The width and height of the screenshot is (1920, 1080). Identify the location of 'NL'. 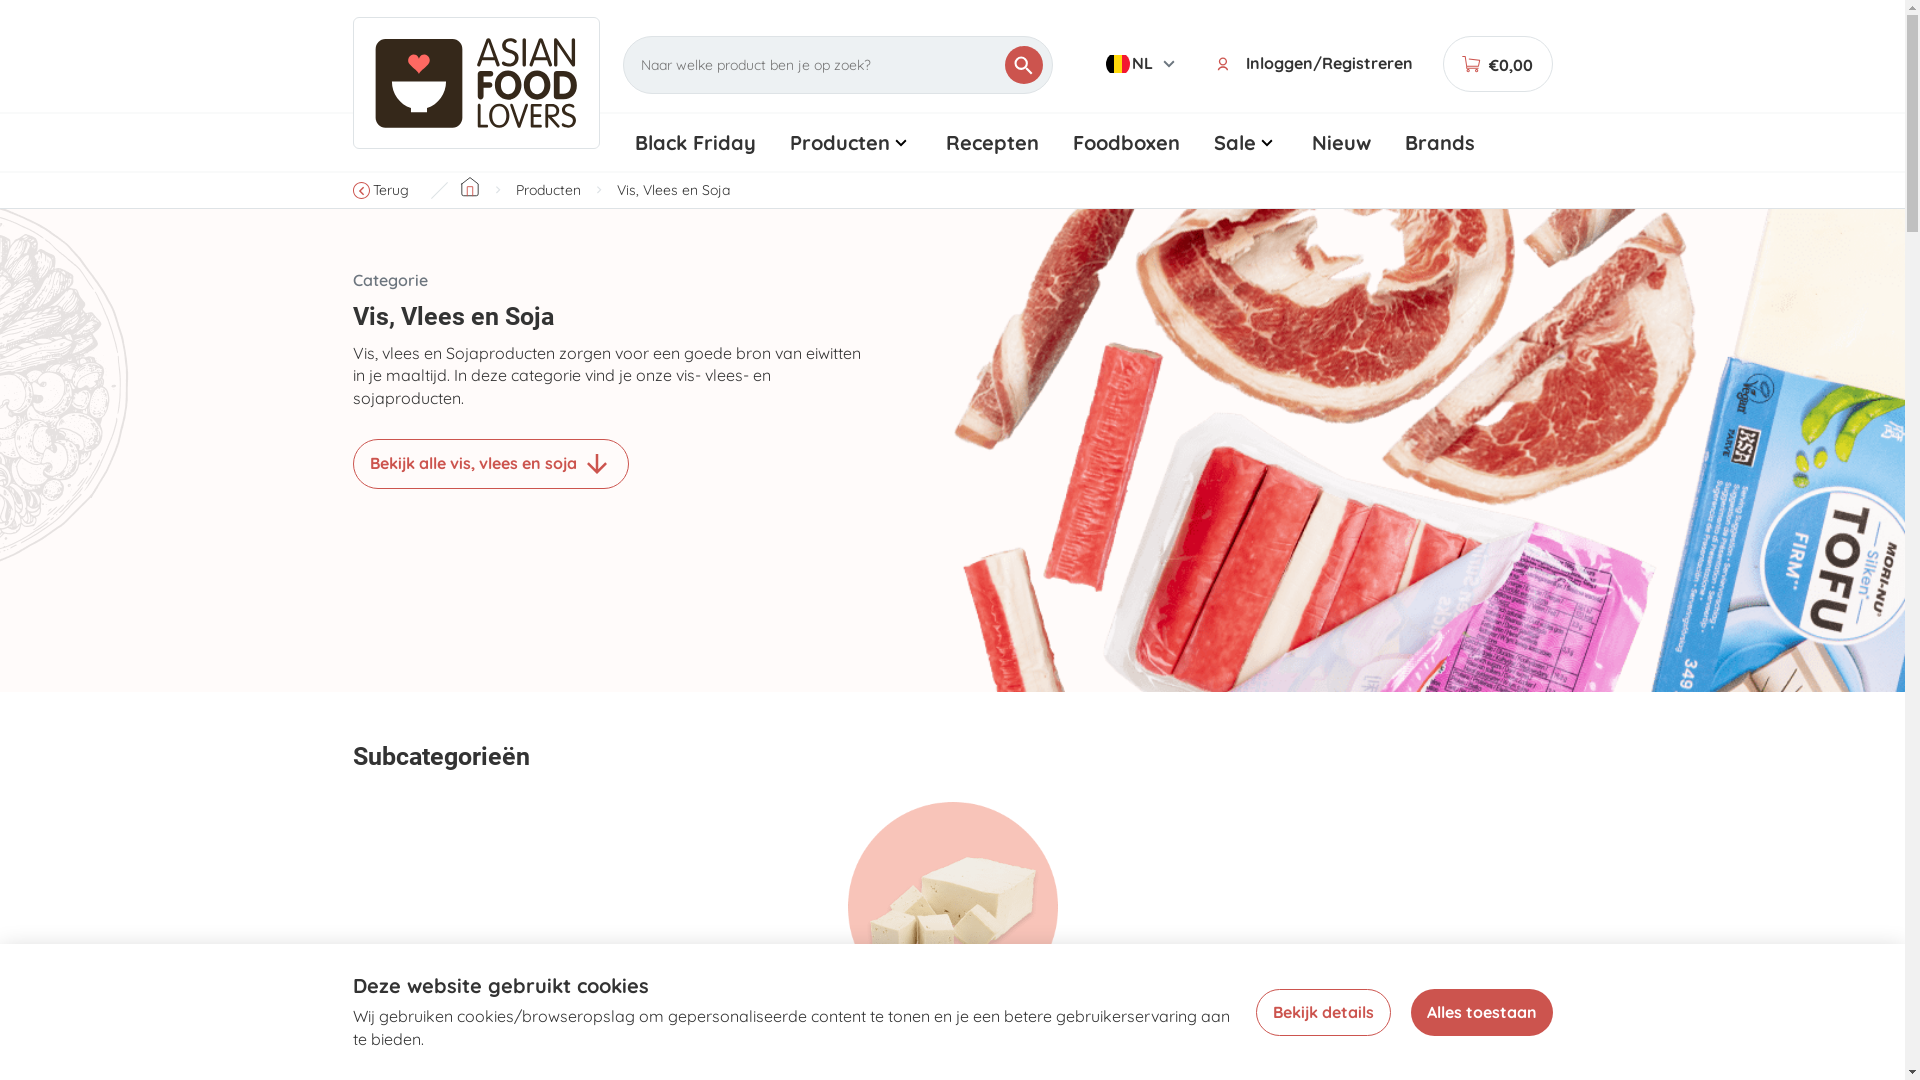
(1142, 63).